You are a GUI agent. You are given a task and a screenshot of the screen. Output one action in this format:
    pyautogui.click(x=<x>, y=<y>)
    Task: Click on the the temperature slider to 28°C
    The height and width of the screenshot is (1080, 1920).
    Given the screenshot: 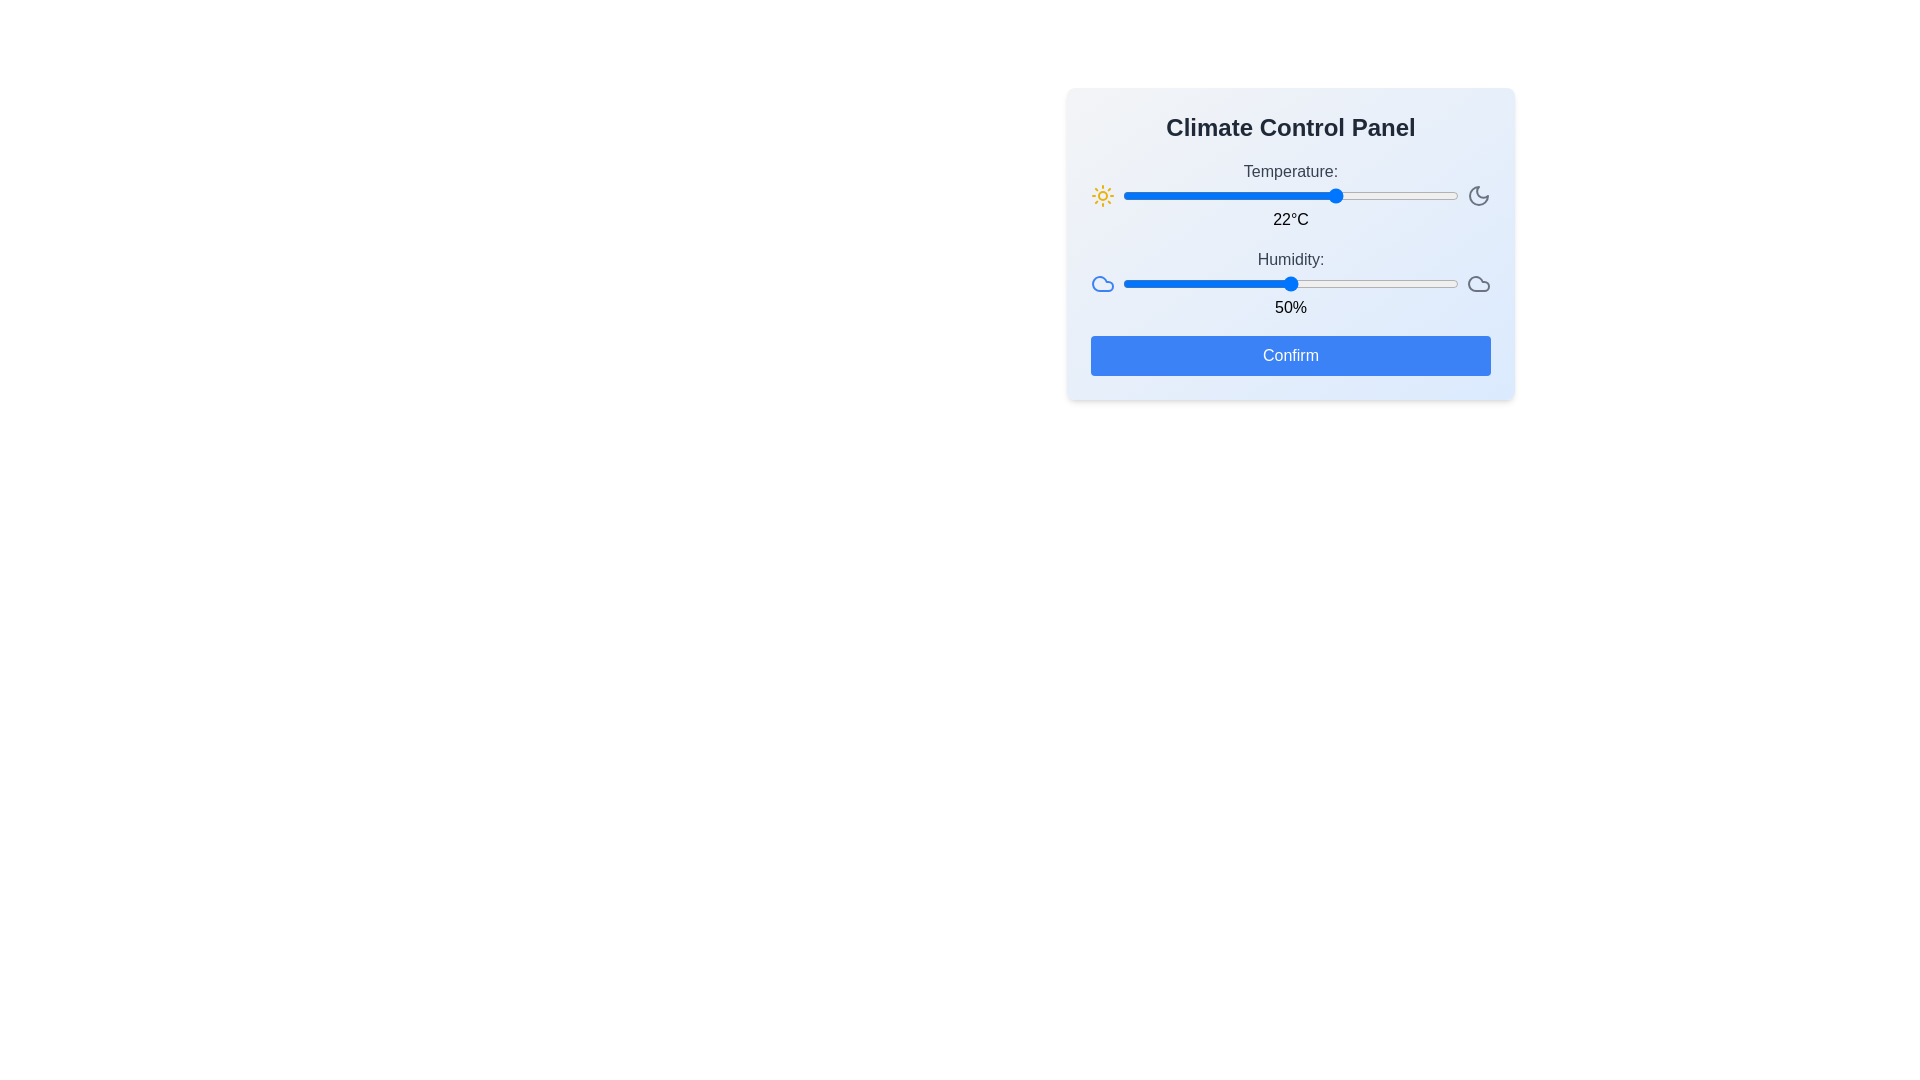 What is the action you would take?
    pyautogui.click(x=1377, y=196)
    